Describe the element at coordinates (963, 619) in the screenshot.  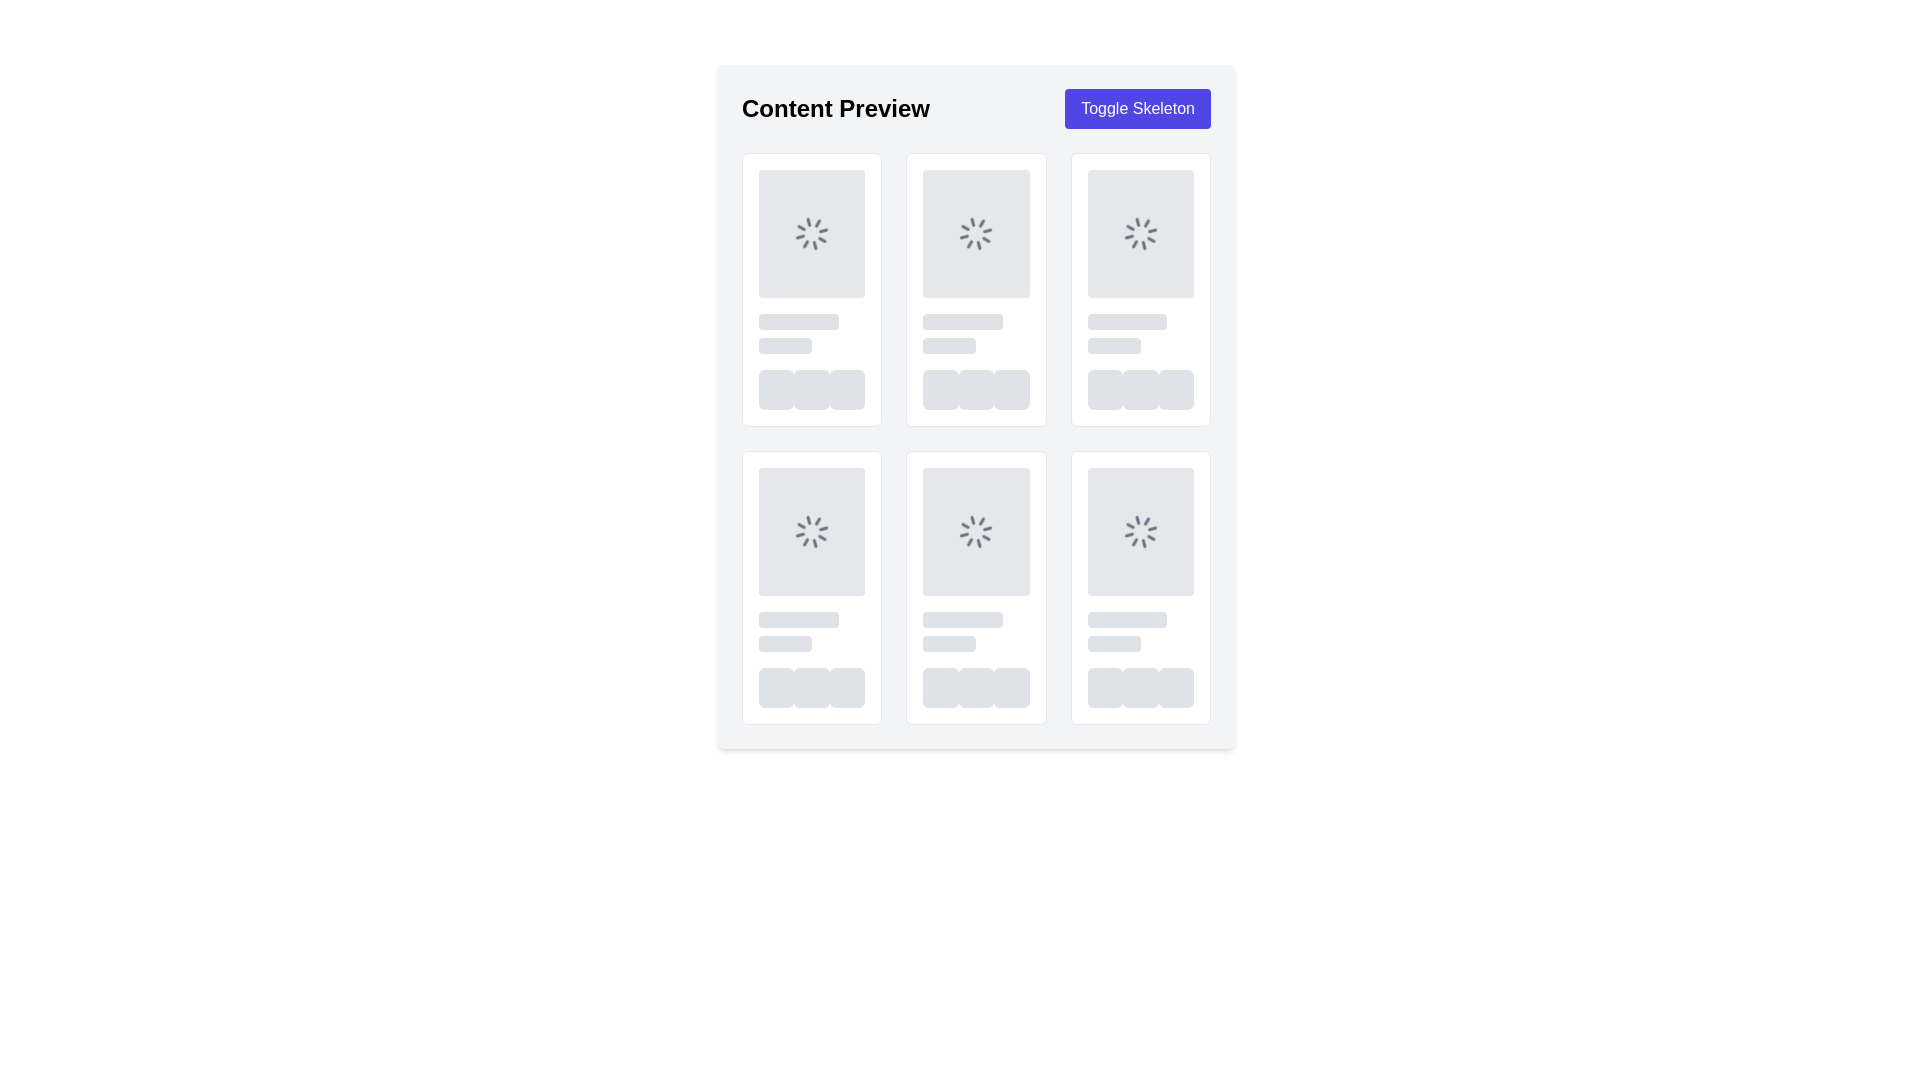
I see `the visual placeholder located in the second entry of the bottom row in a 3x2 grid layout, positioned slightly above the centered text placeholders` at that location.